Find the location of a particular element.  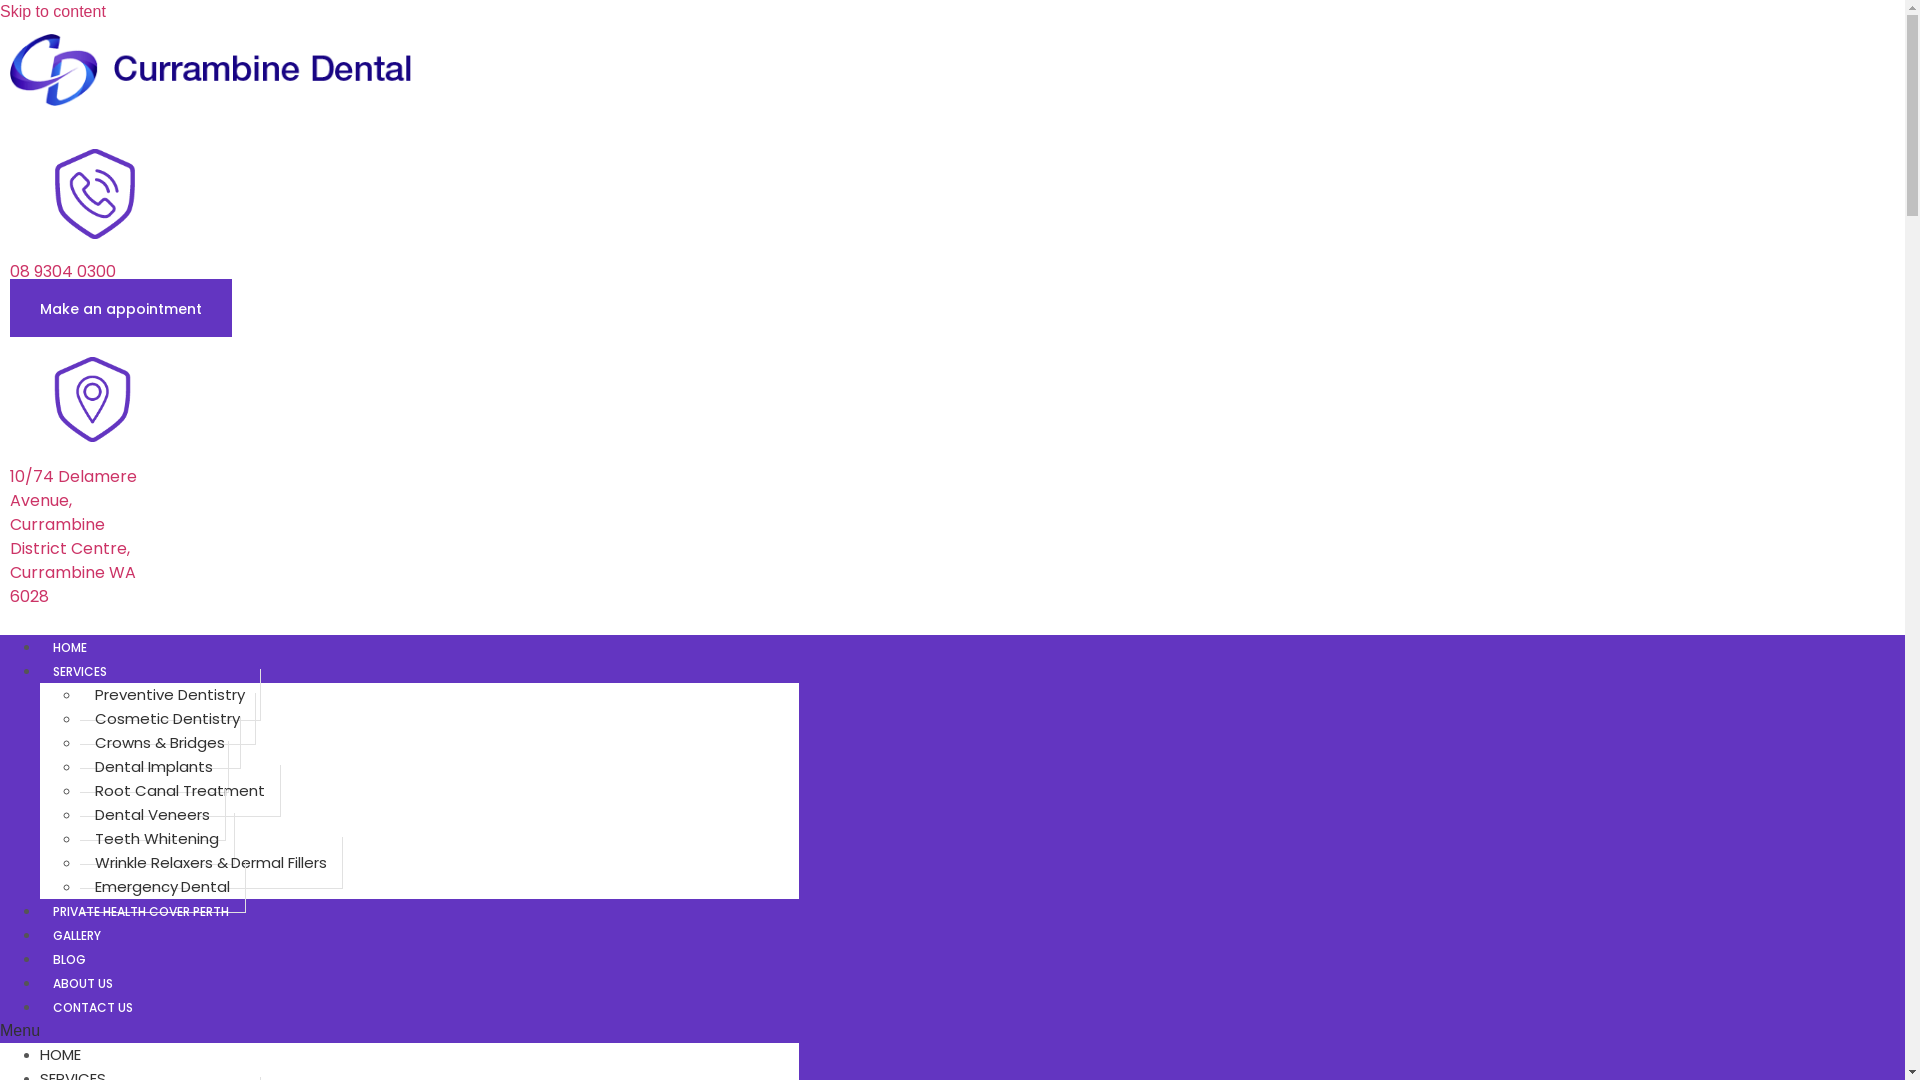

'HOME' is located at coordinates (60, 1053).